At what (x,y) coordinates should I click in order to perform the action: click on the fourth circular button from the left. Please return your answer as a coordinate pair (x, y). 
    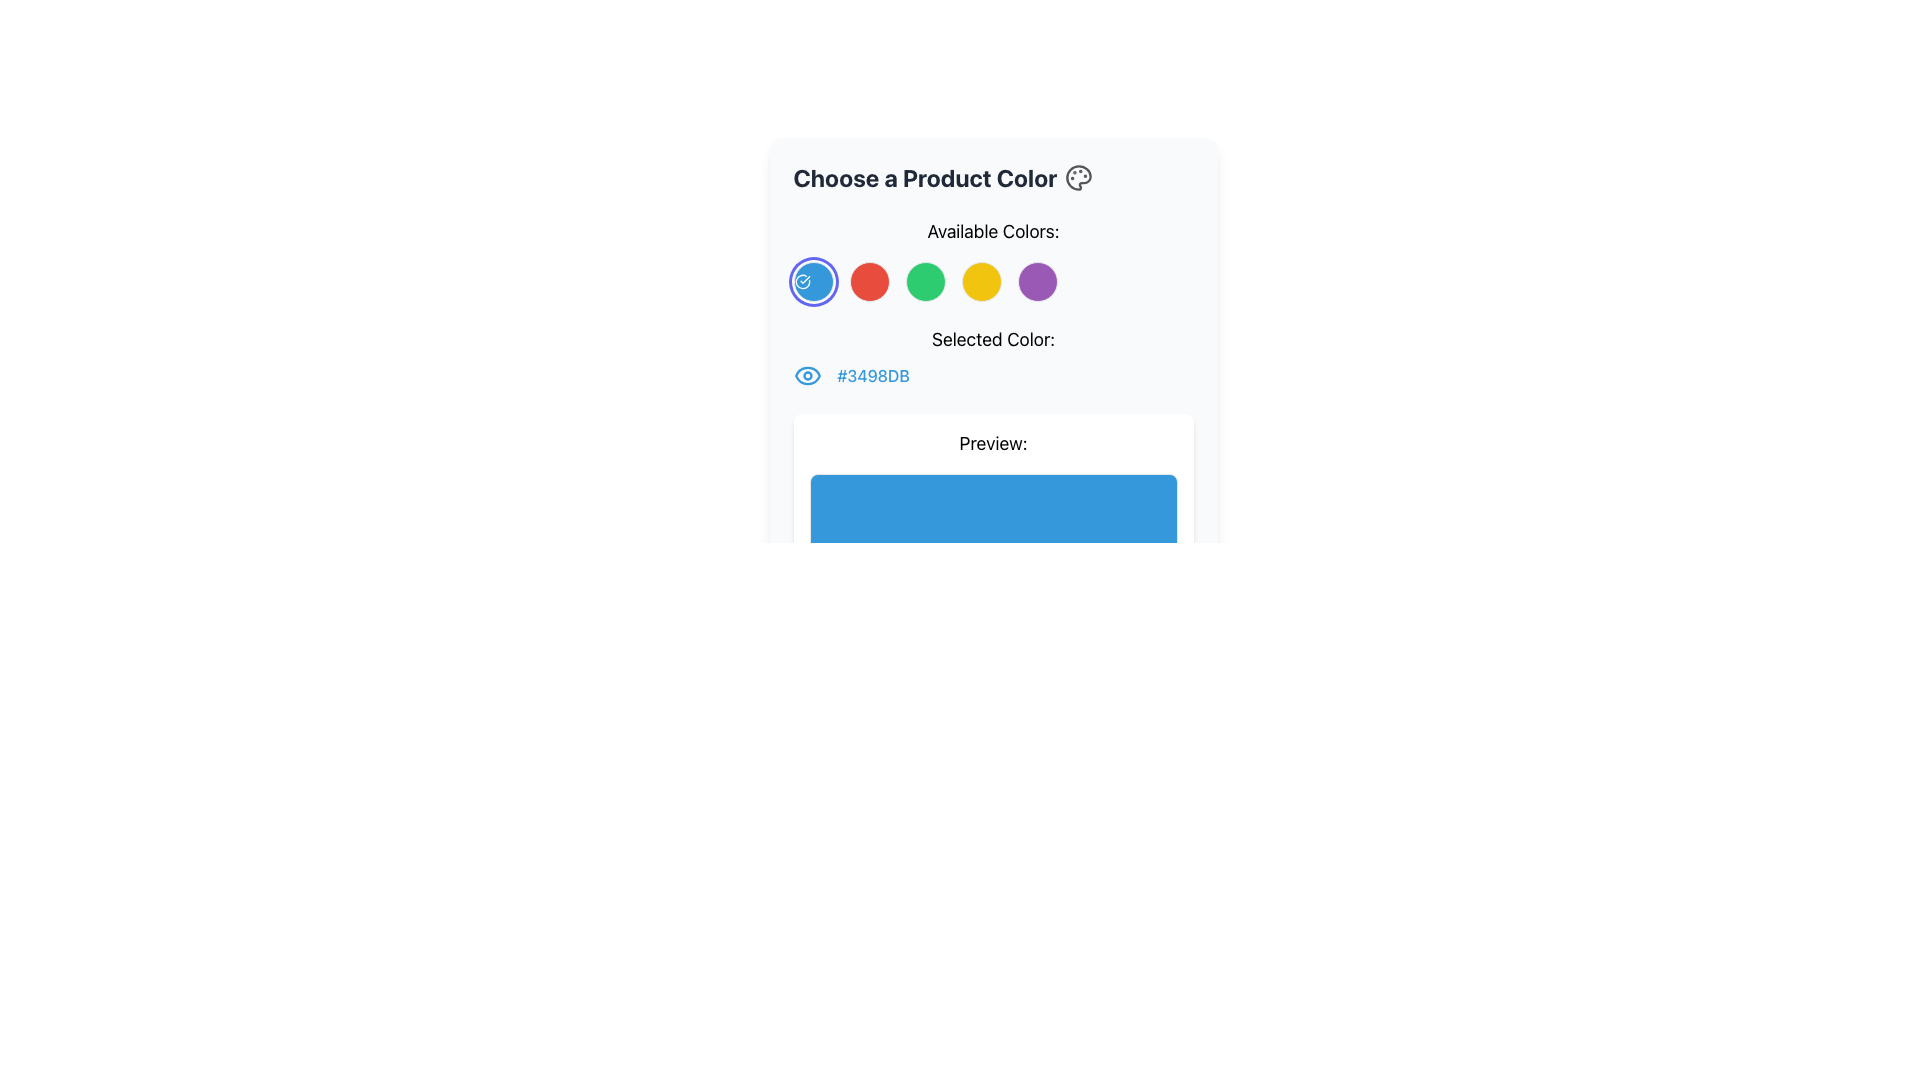
    Looking at the image, I should click on (924, 281).